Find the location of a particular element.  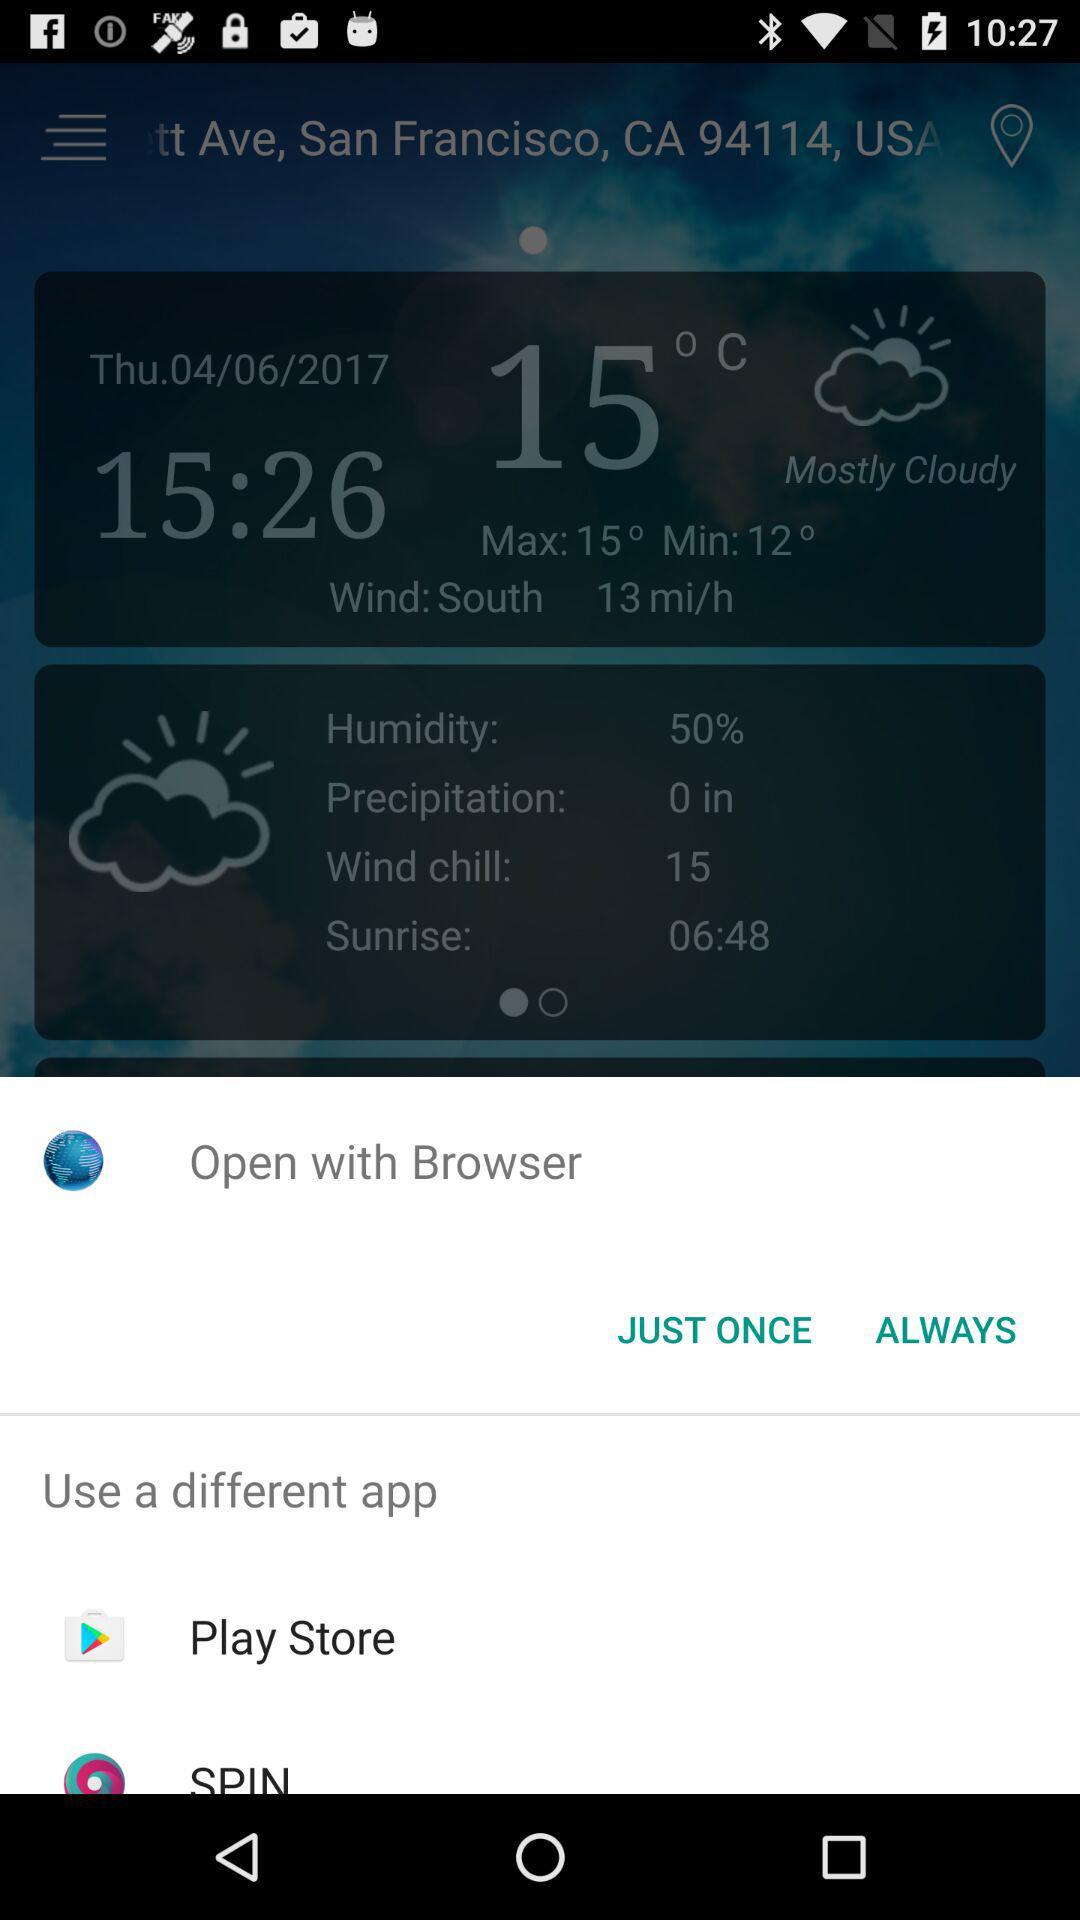

the button at the bottom right corner is located at coordinates (945, 1329).